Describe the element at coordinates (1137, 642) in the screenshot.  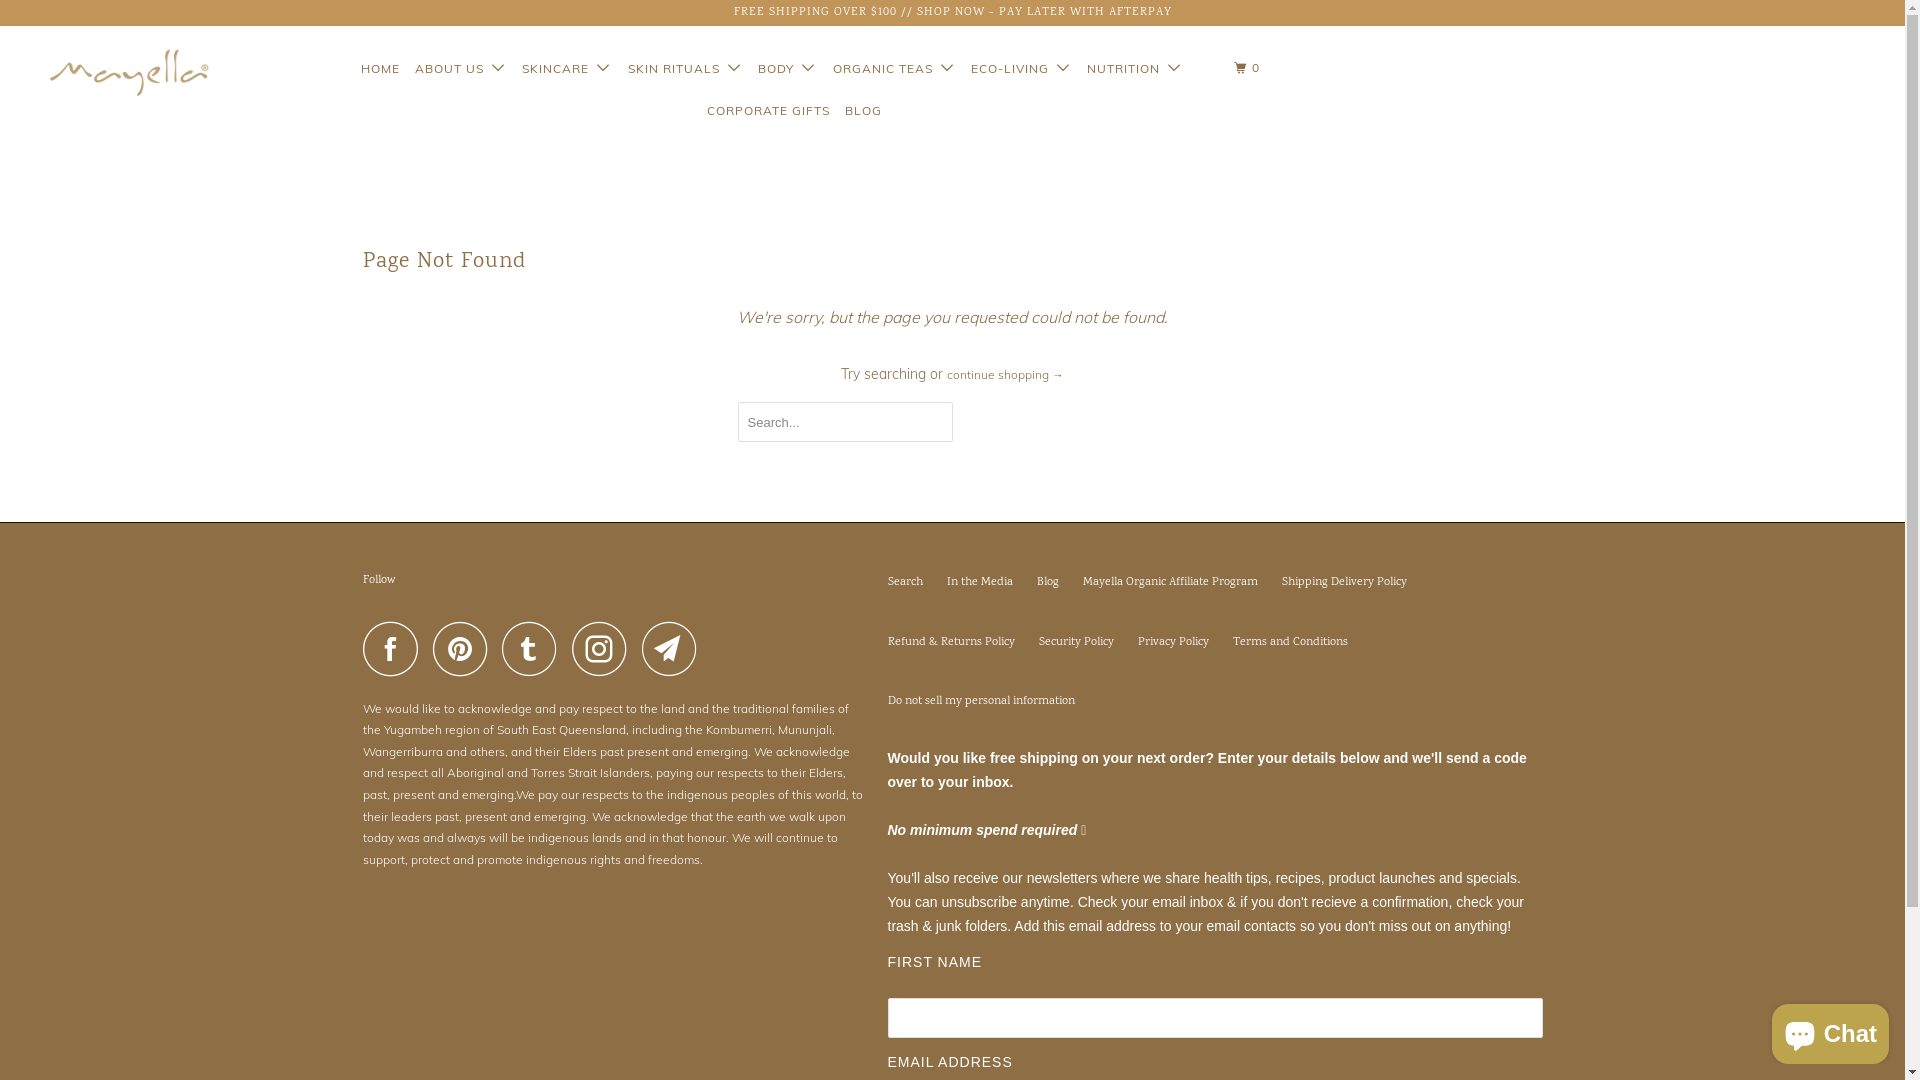
I see `'Privacy Policy'` at that location.